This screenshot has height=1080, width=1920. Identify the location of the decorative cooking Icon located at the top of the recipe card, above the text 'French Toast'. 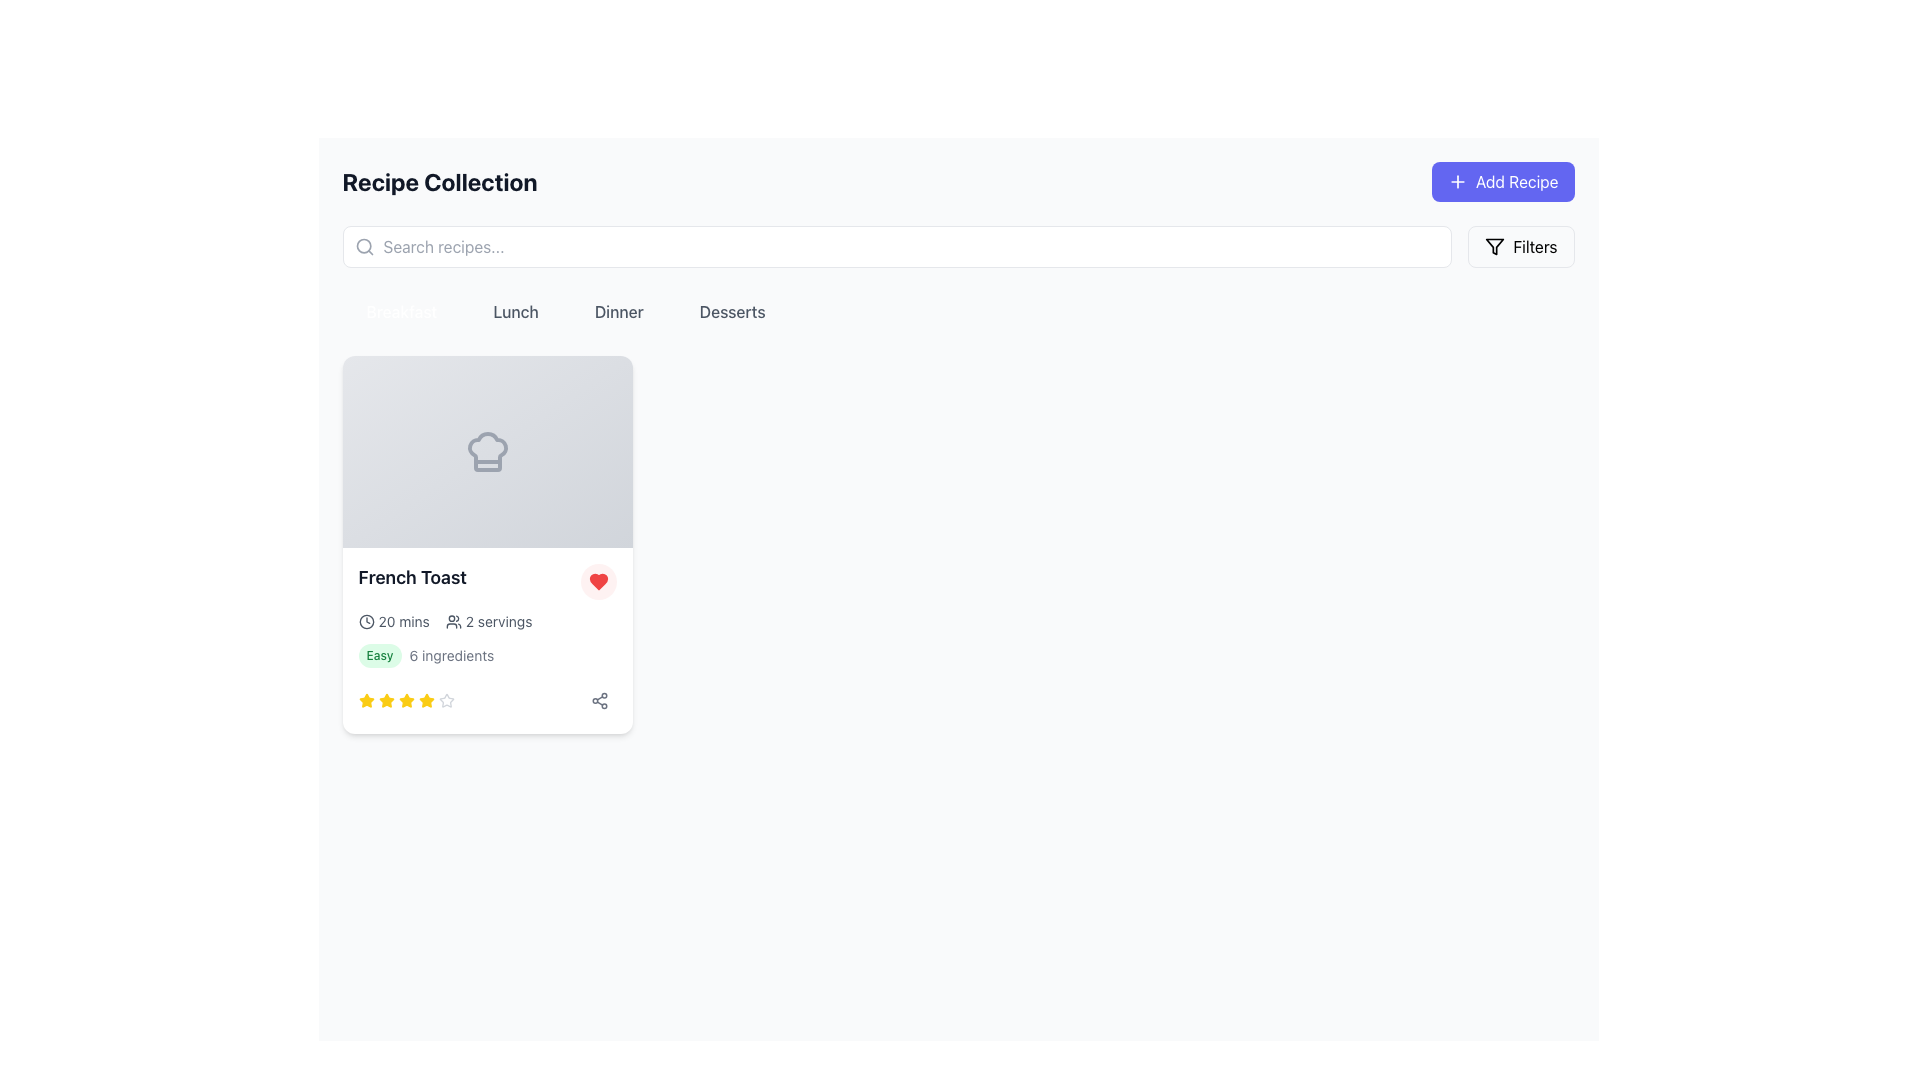
(487, 451).